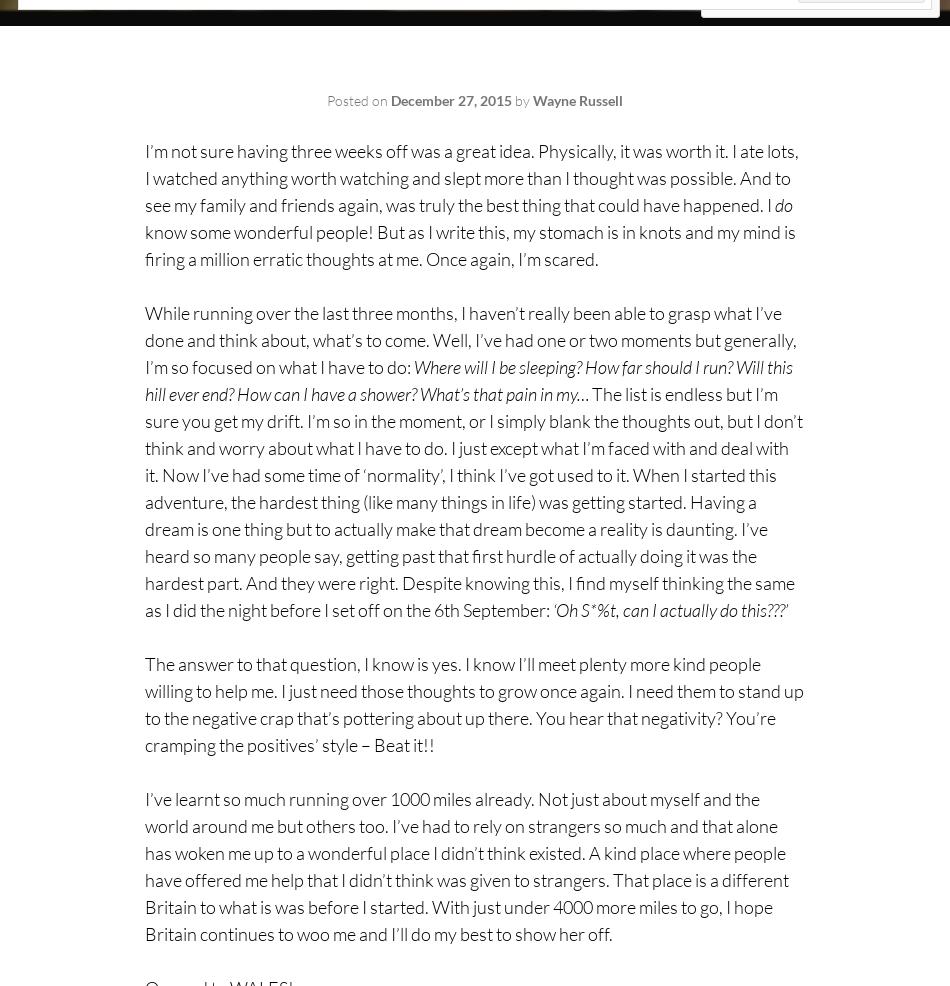  What do you see at coordinates (783, 203) in the screenshot?
I see `'do'` at bounding box center [783, 203].